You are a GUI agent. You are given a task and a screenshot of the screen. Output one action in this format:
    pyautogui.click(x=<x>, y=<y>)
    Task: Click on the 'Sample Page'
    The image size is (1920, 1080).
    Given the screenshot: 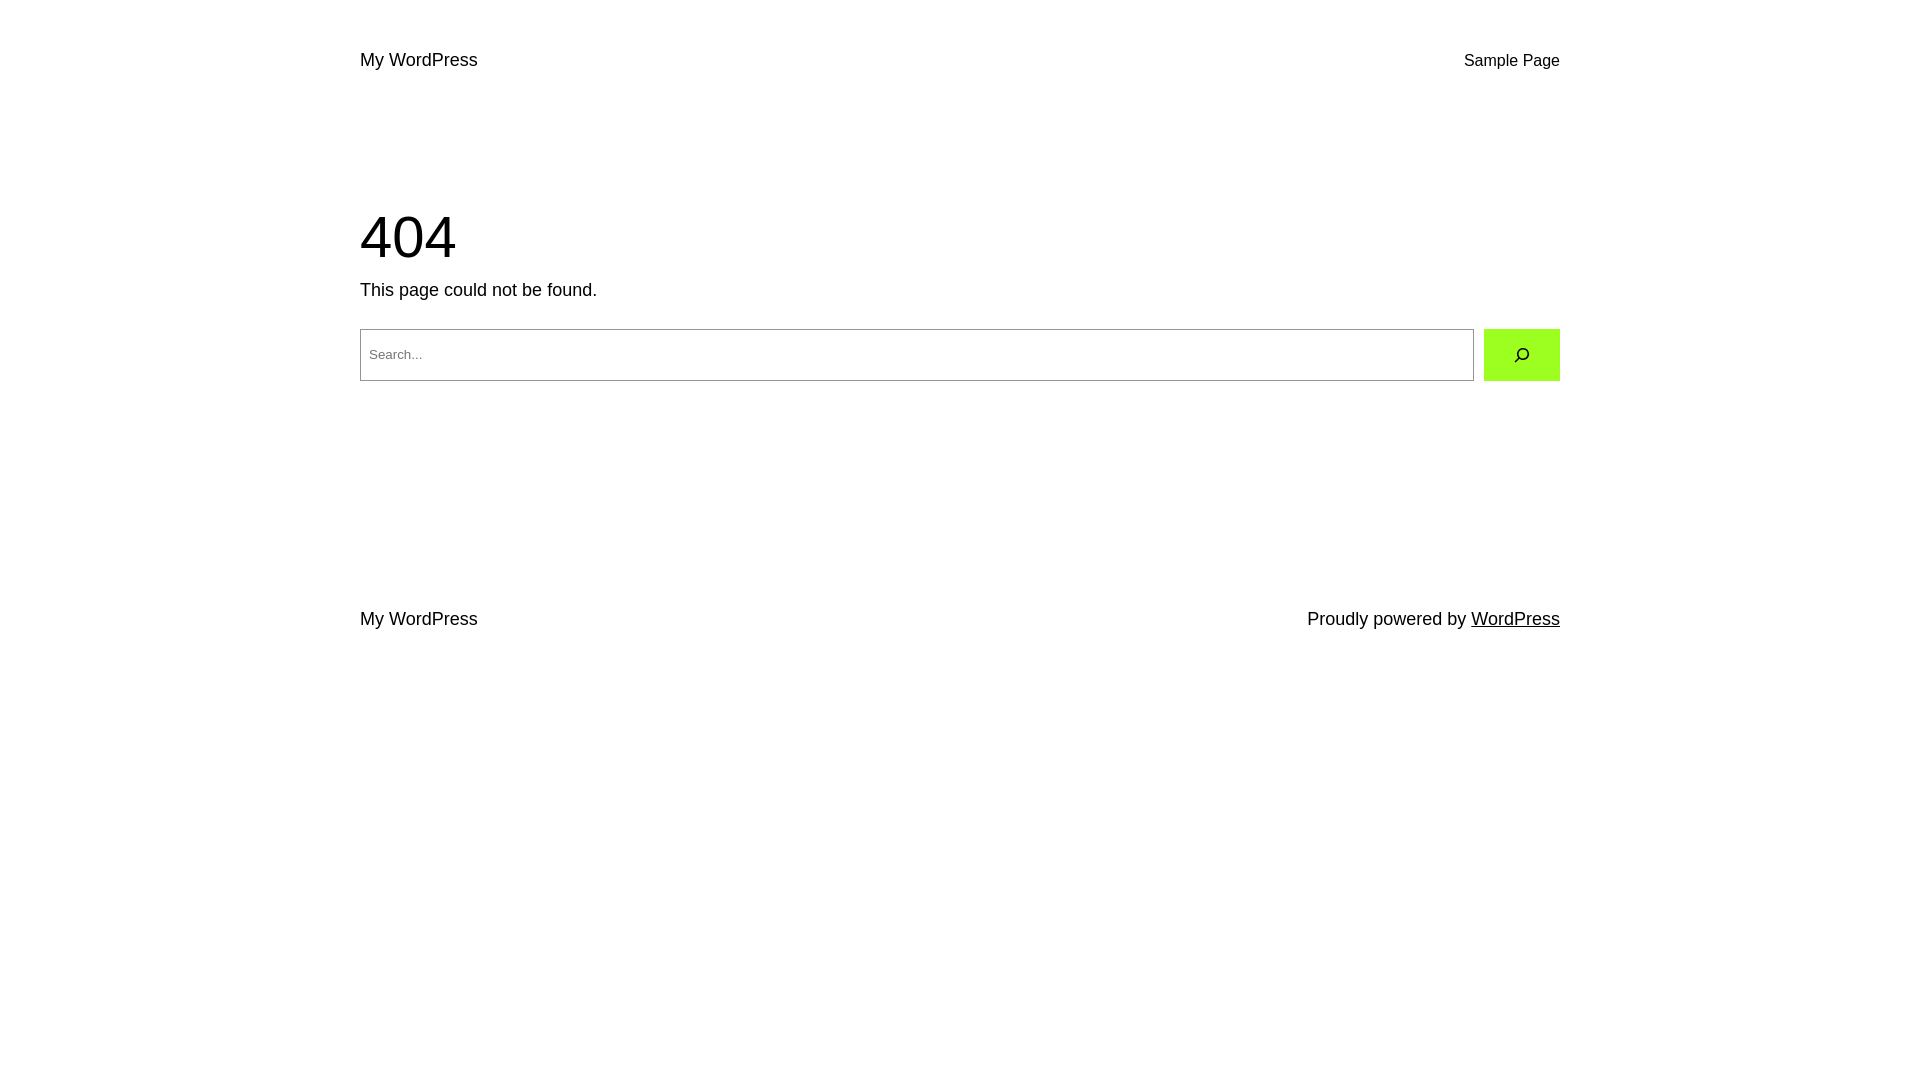 What is the action you would take?
    pyautogui.click(x=1464, y=60)
    